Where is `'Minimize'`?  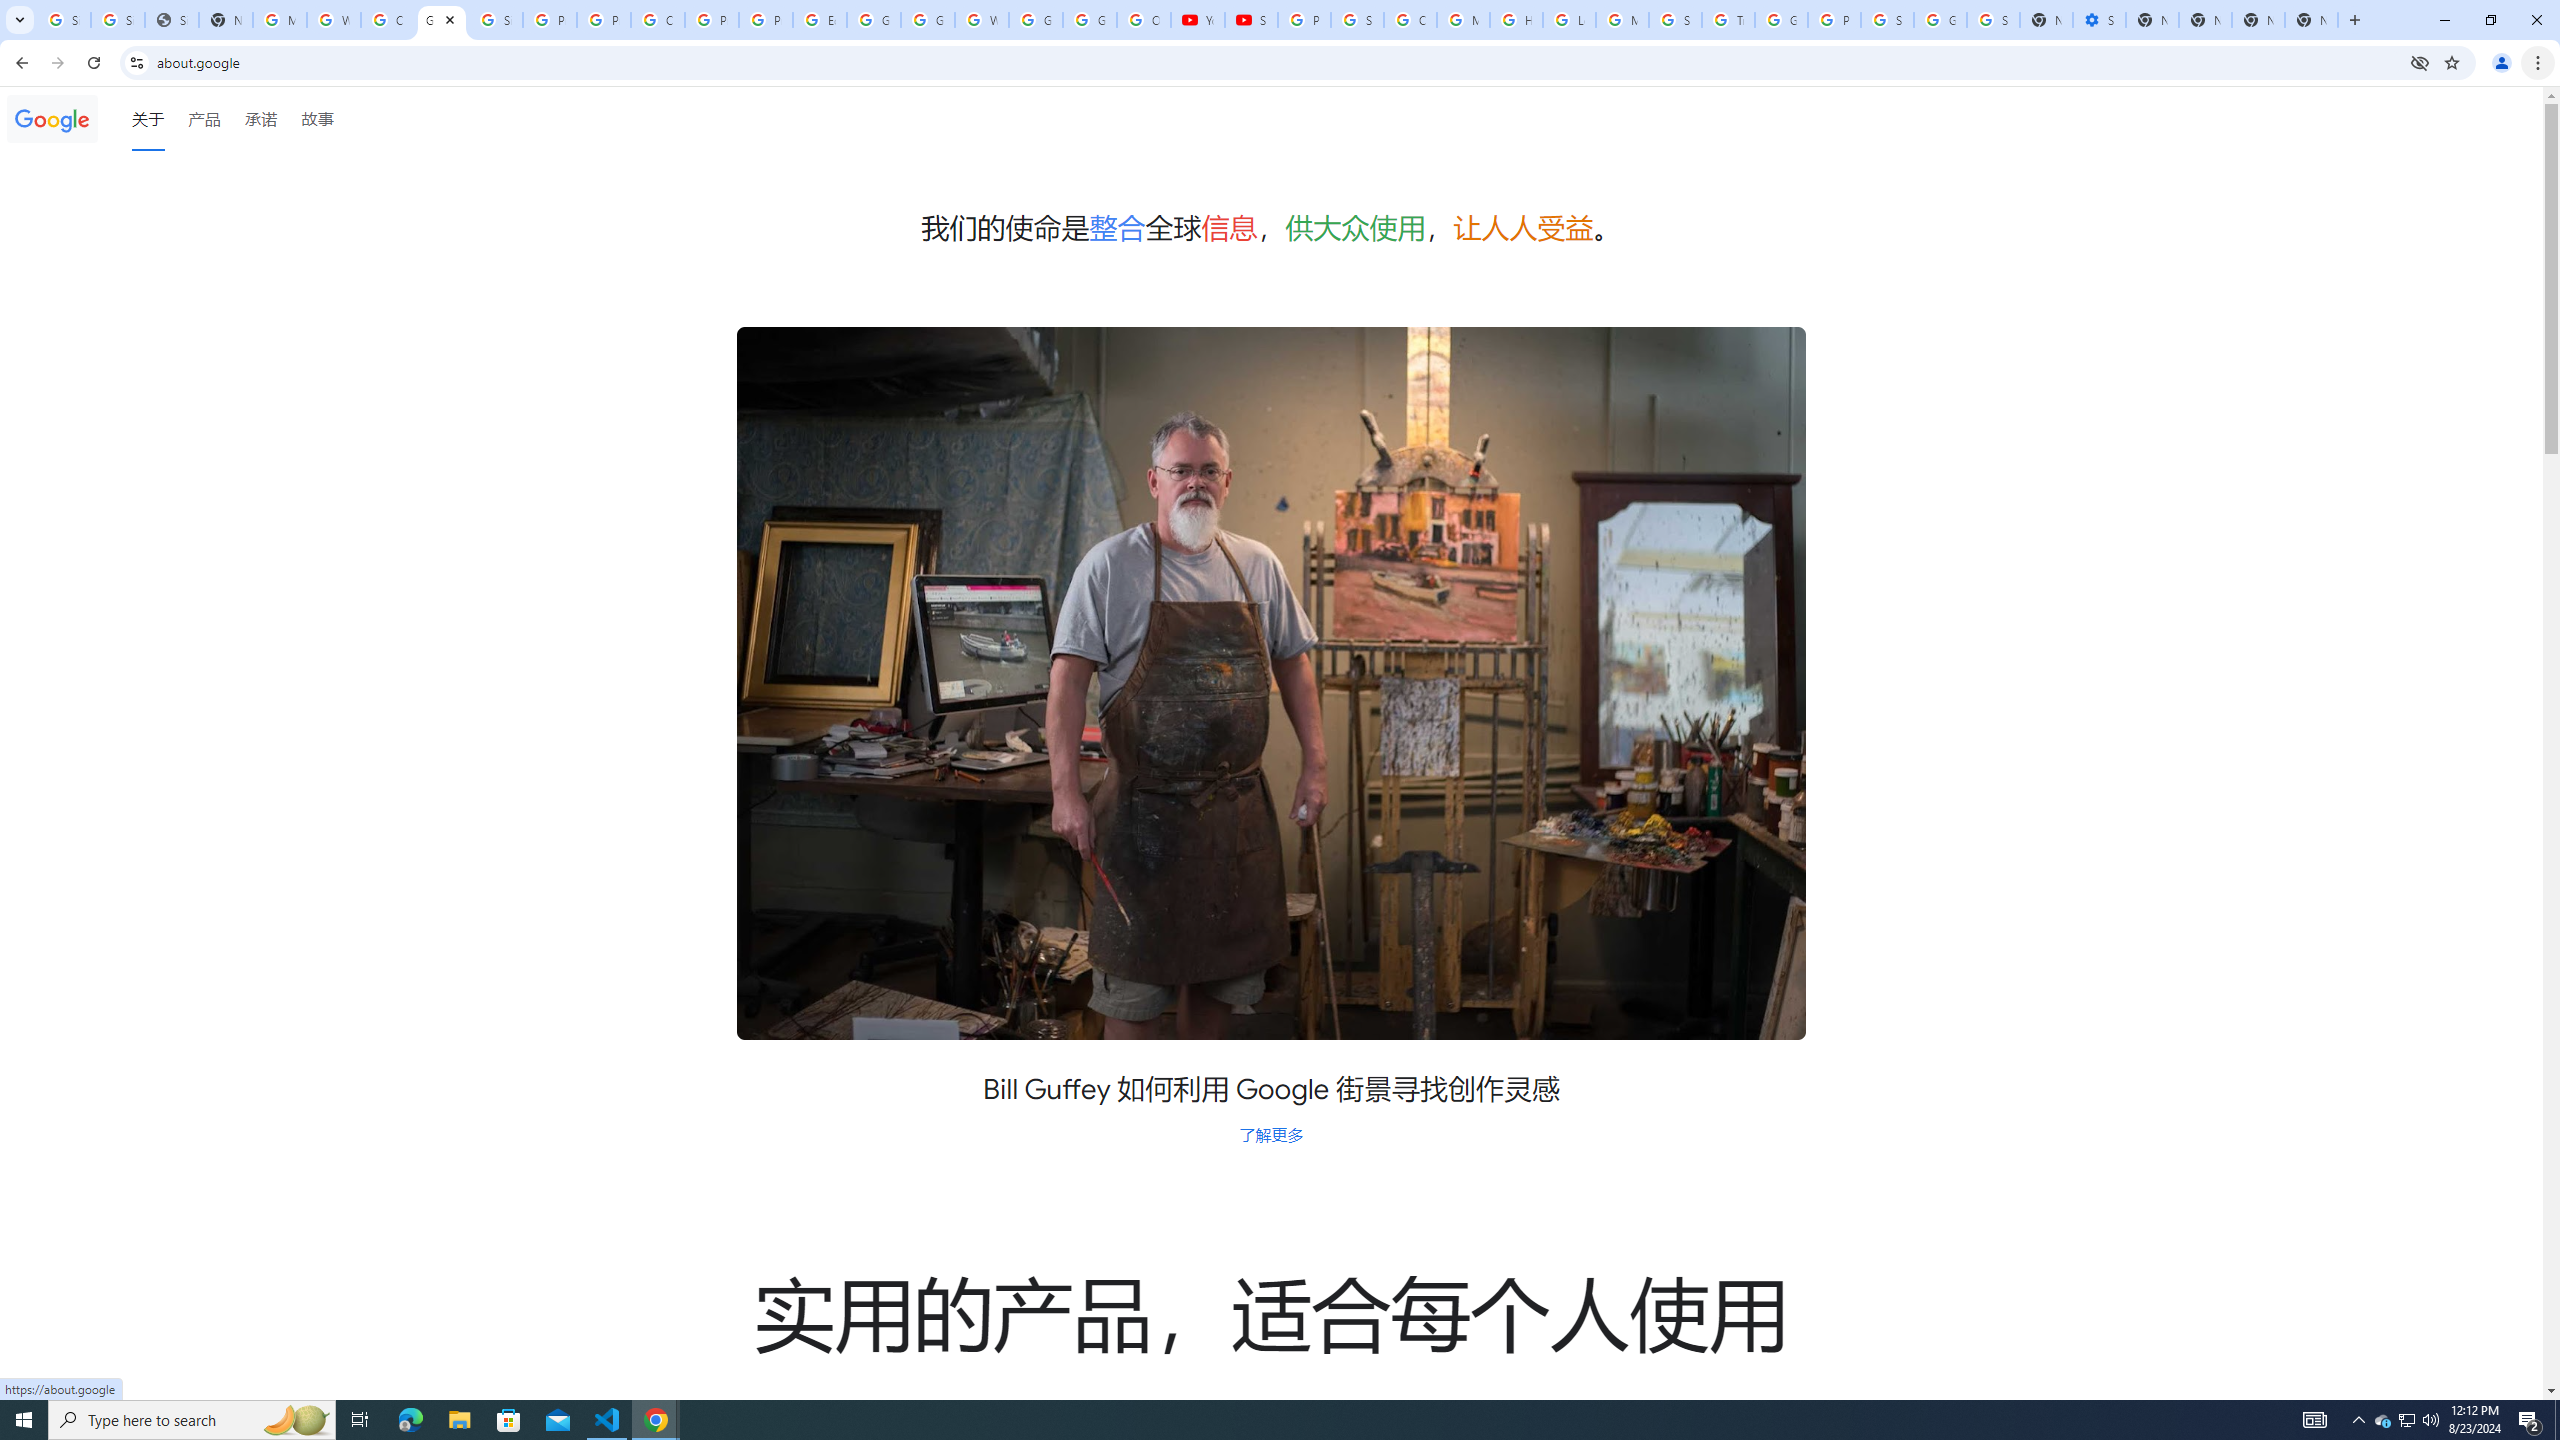 'Minimize' is located at coordinates (2443, 19).